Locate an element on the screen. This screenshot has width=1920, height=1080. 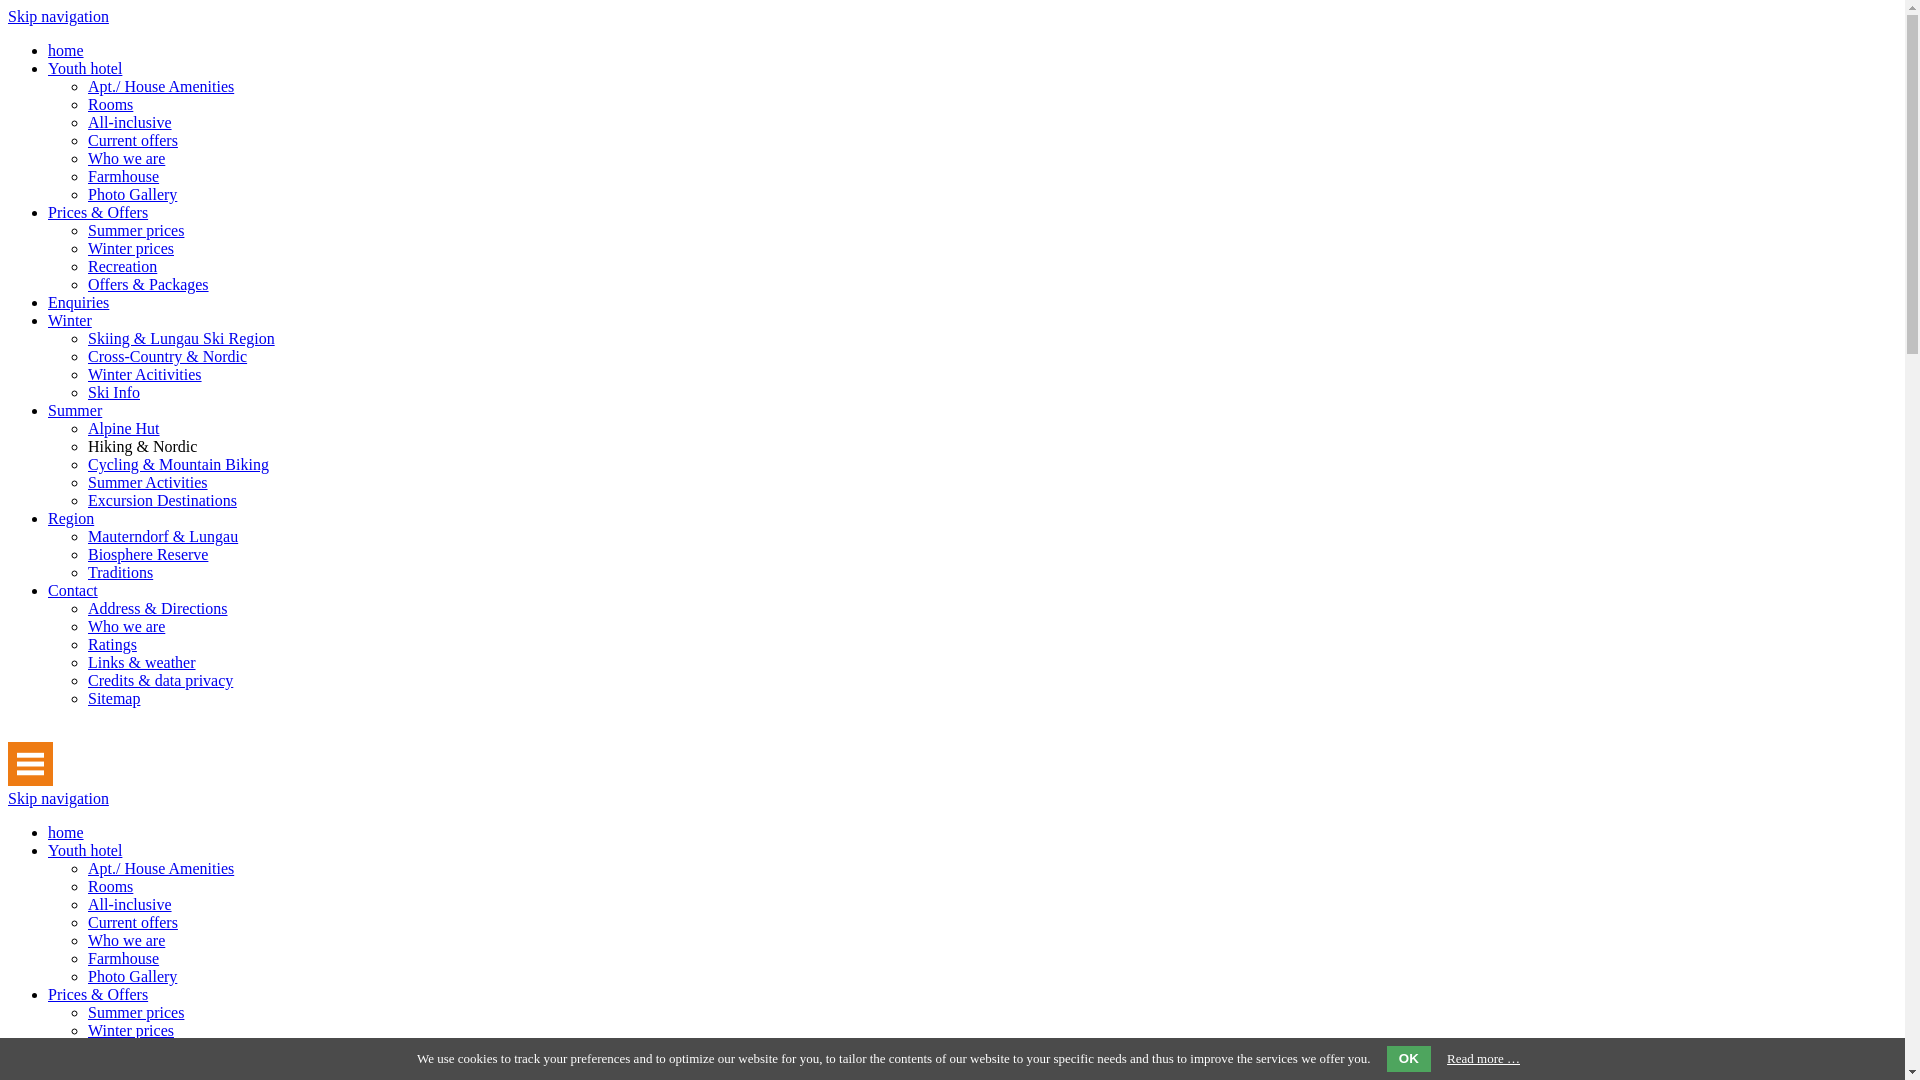
'Excursion Destinations' is located at coordinates (162, 499).